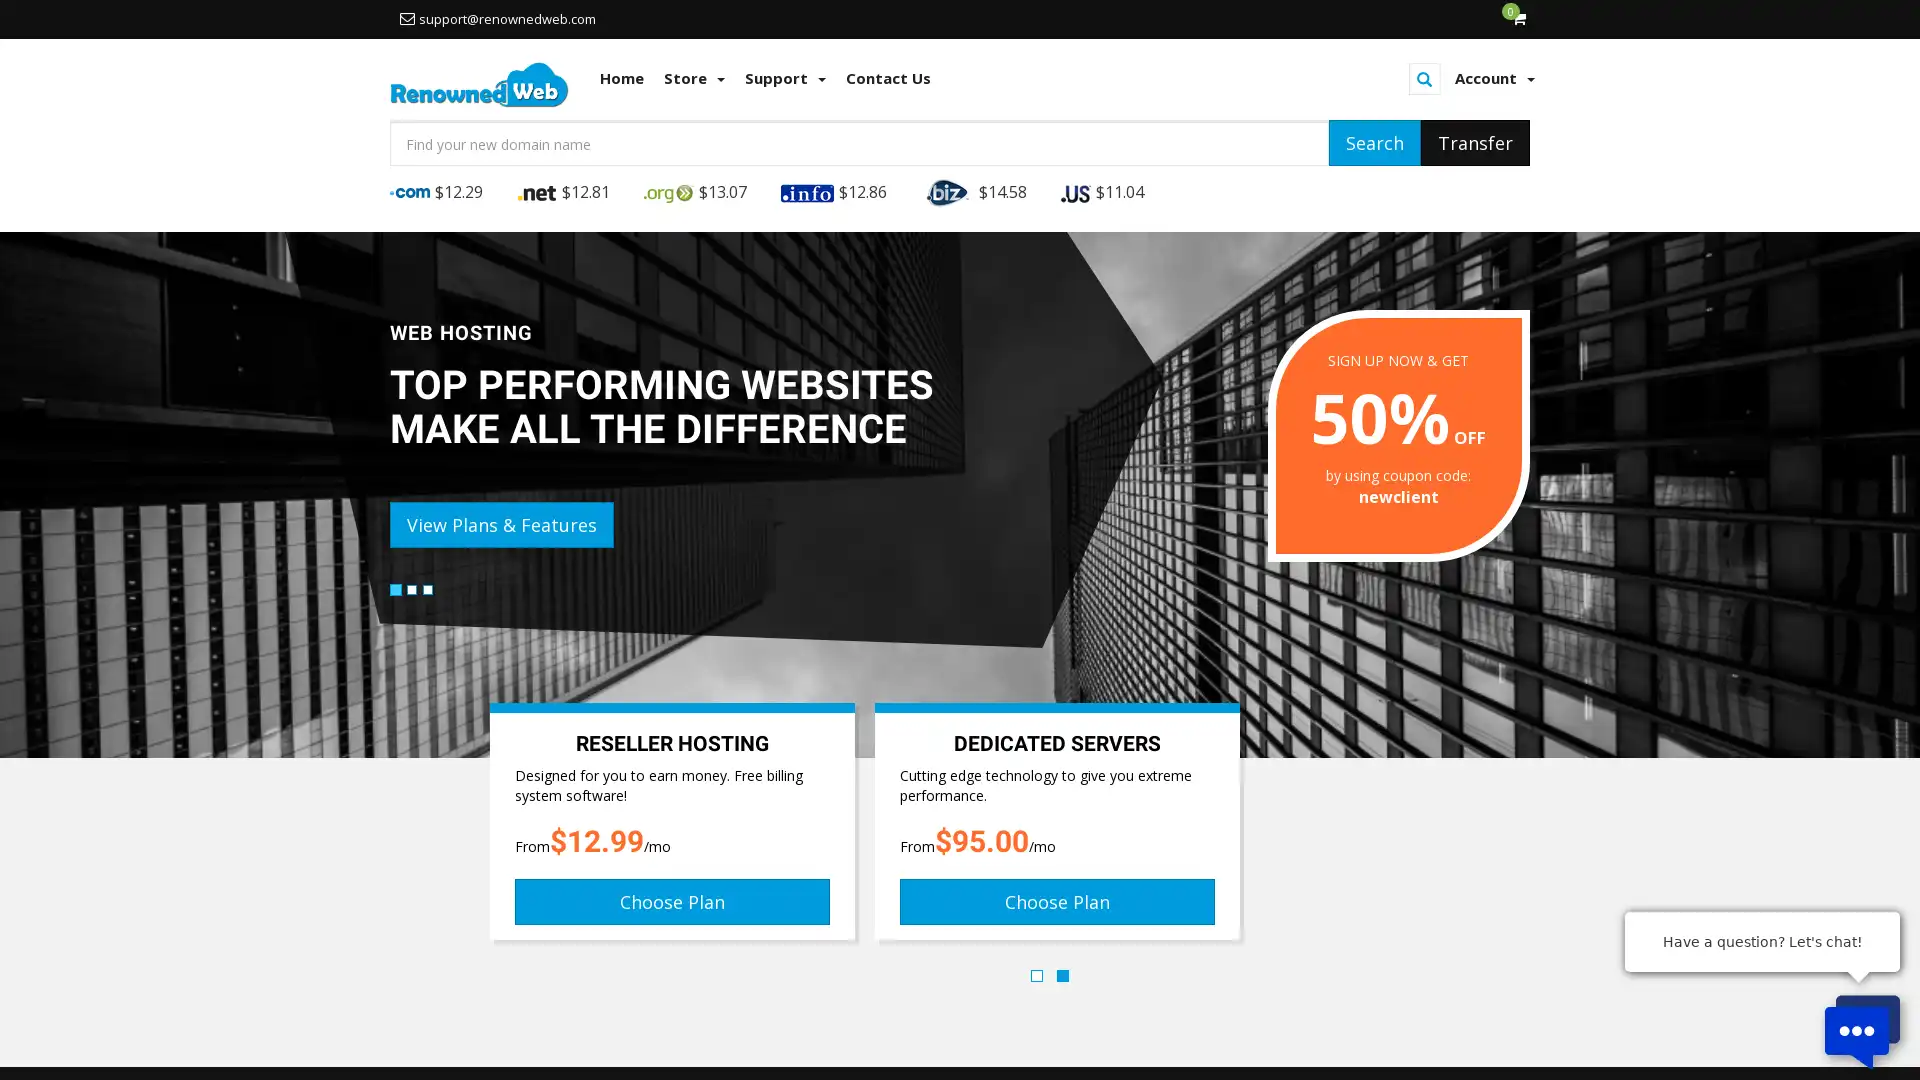 This screenshot has width=1920, height=1080. I want to click on Transfer, so click(1475, 141).